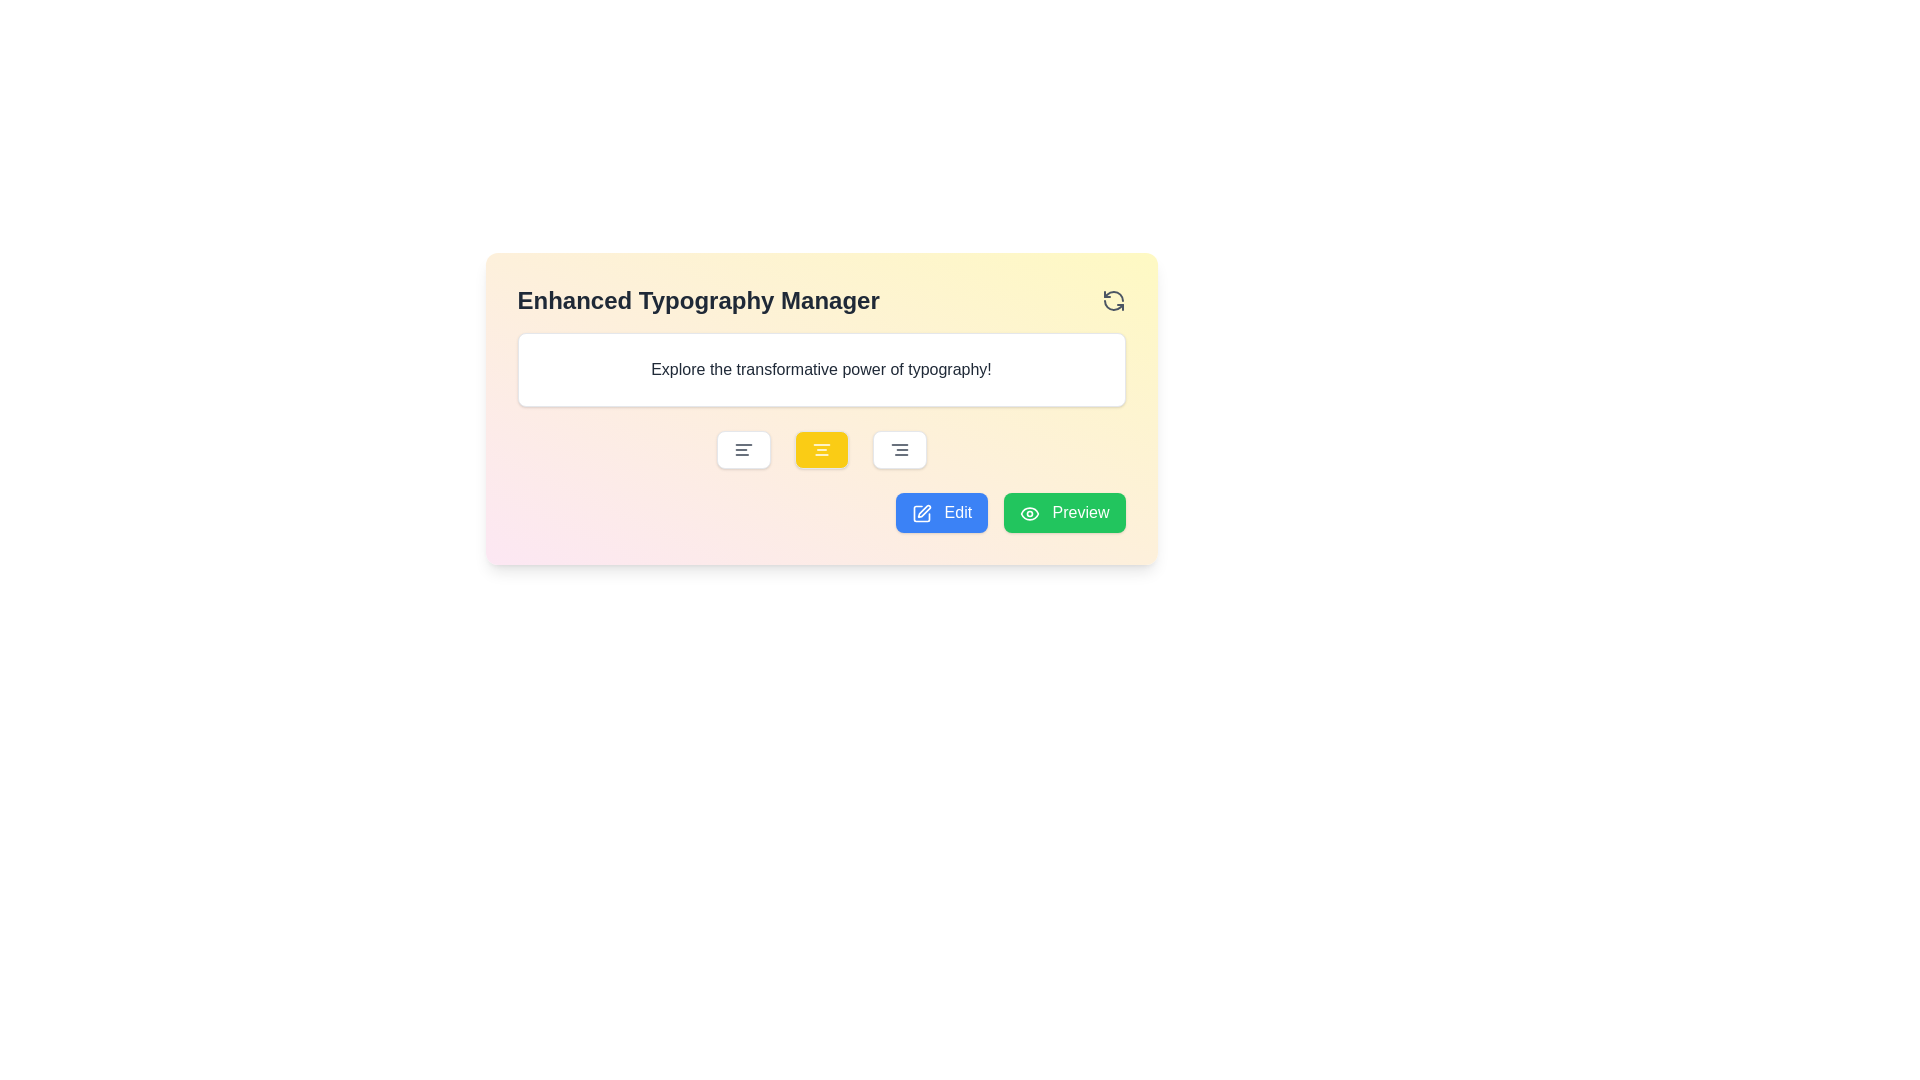  I want to click on the yellow button with white text or iconography, which is the second button from the left in a group of three buttons, so click(821, 450).